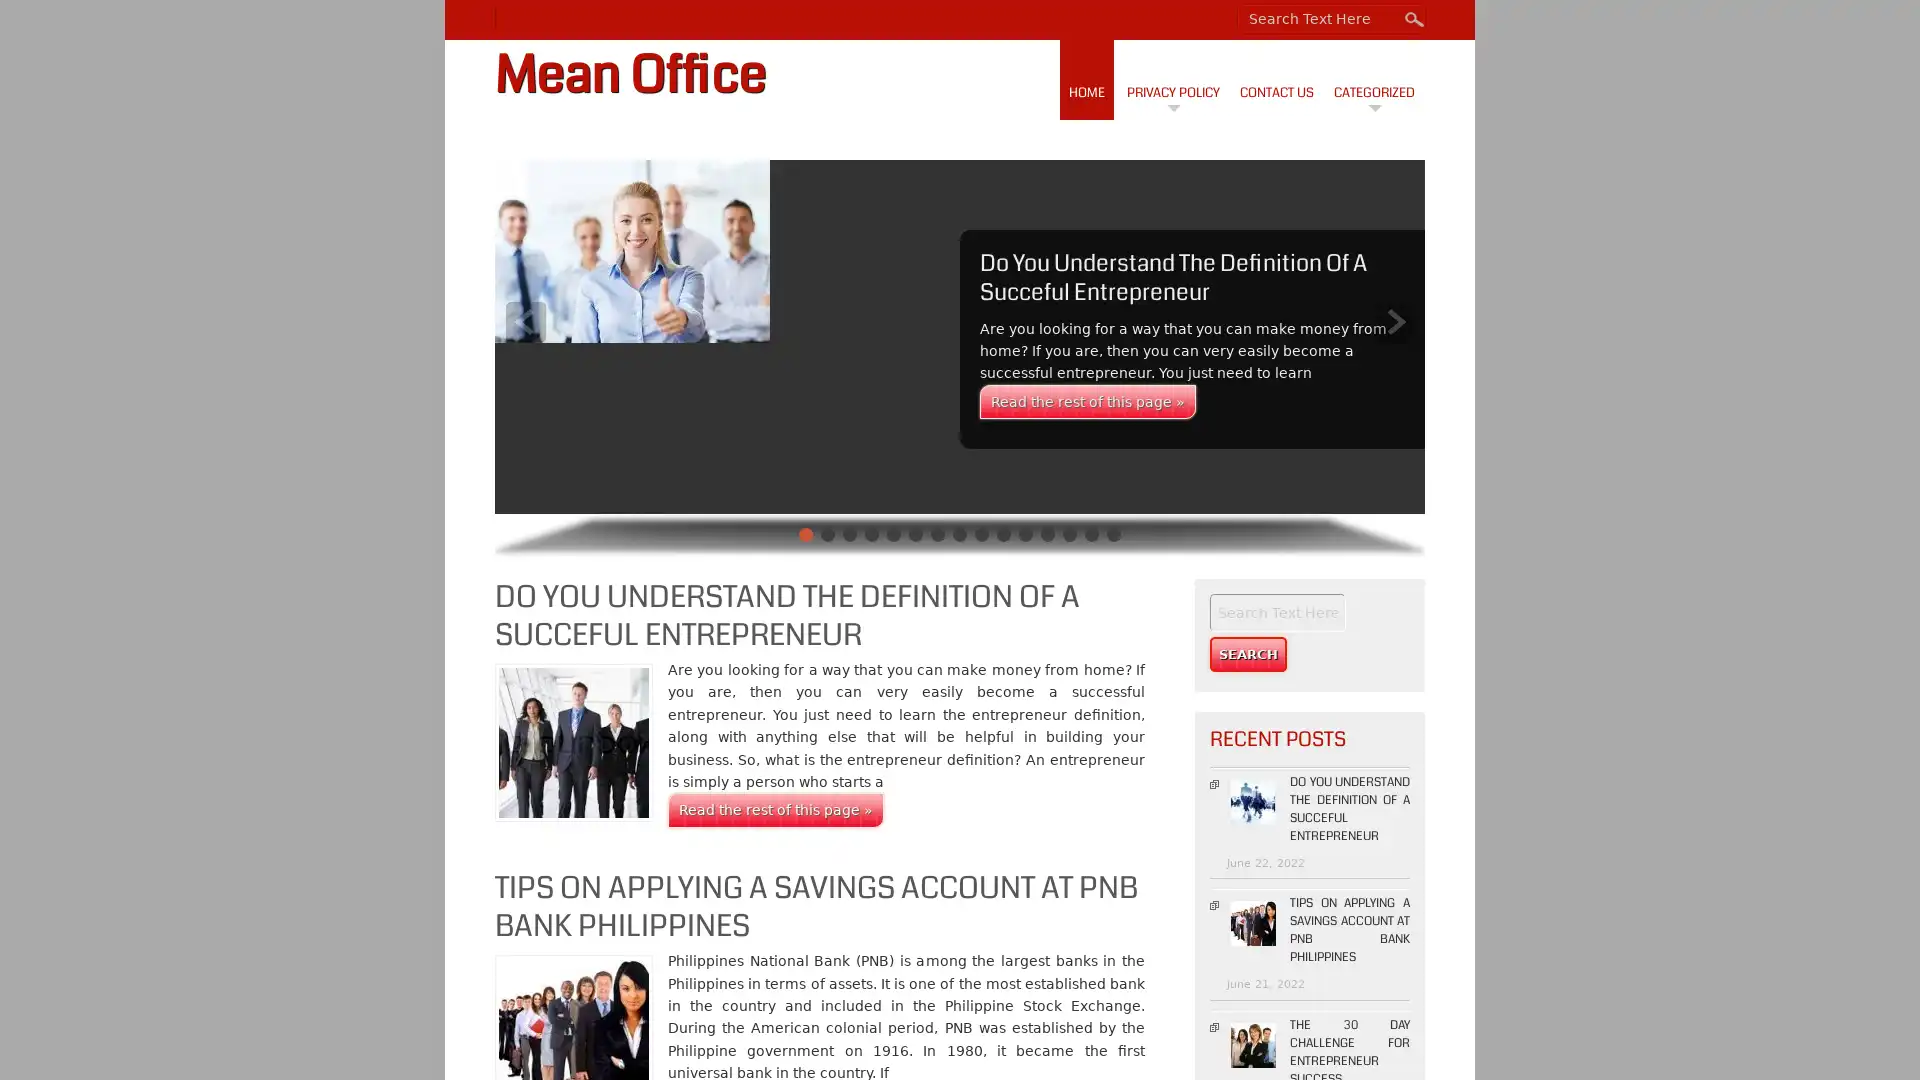  What do you see at coordinates (1247, 654) in the screenshot?
I see `Search` at bounding box center [1247, 654].